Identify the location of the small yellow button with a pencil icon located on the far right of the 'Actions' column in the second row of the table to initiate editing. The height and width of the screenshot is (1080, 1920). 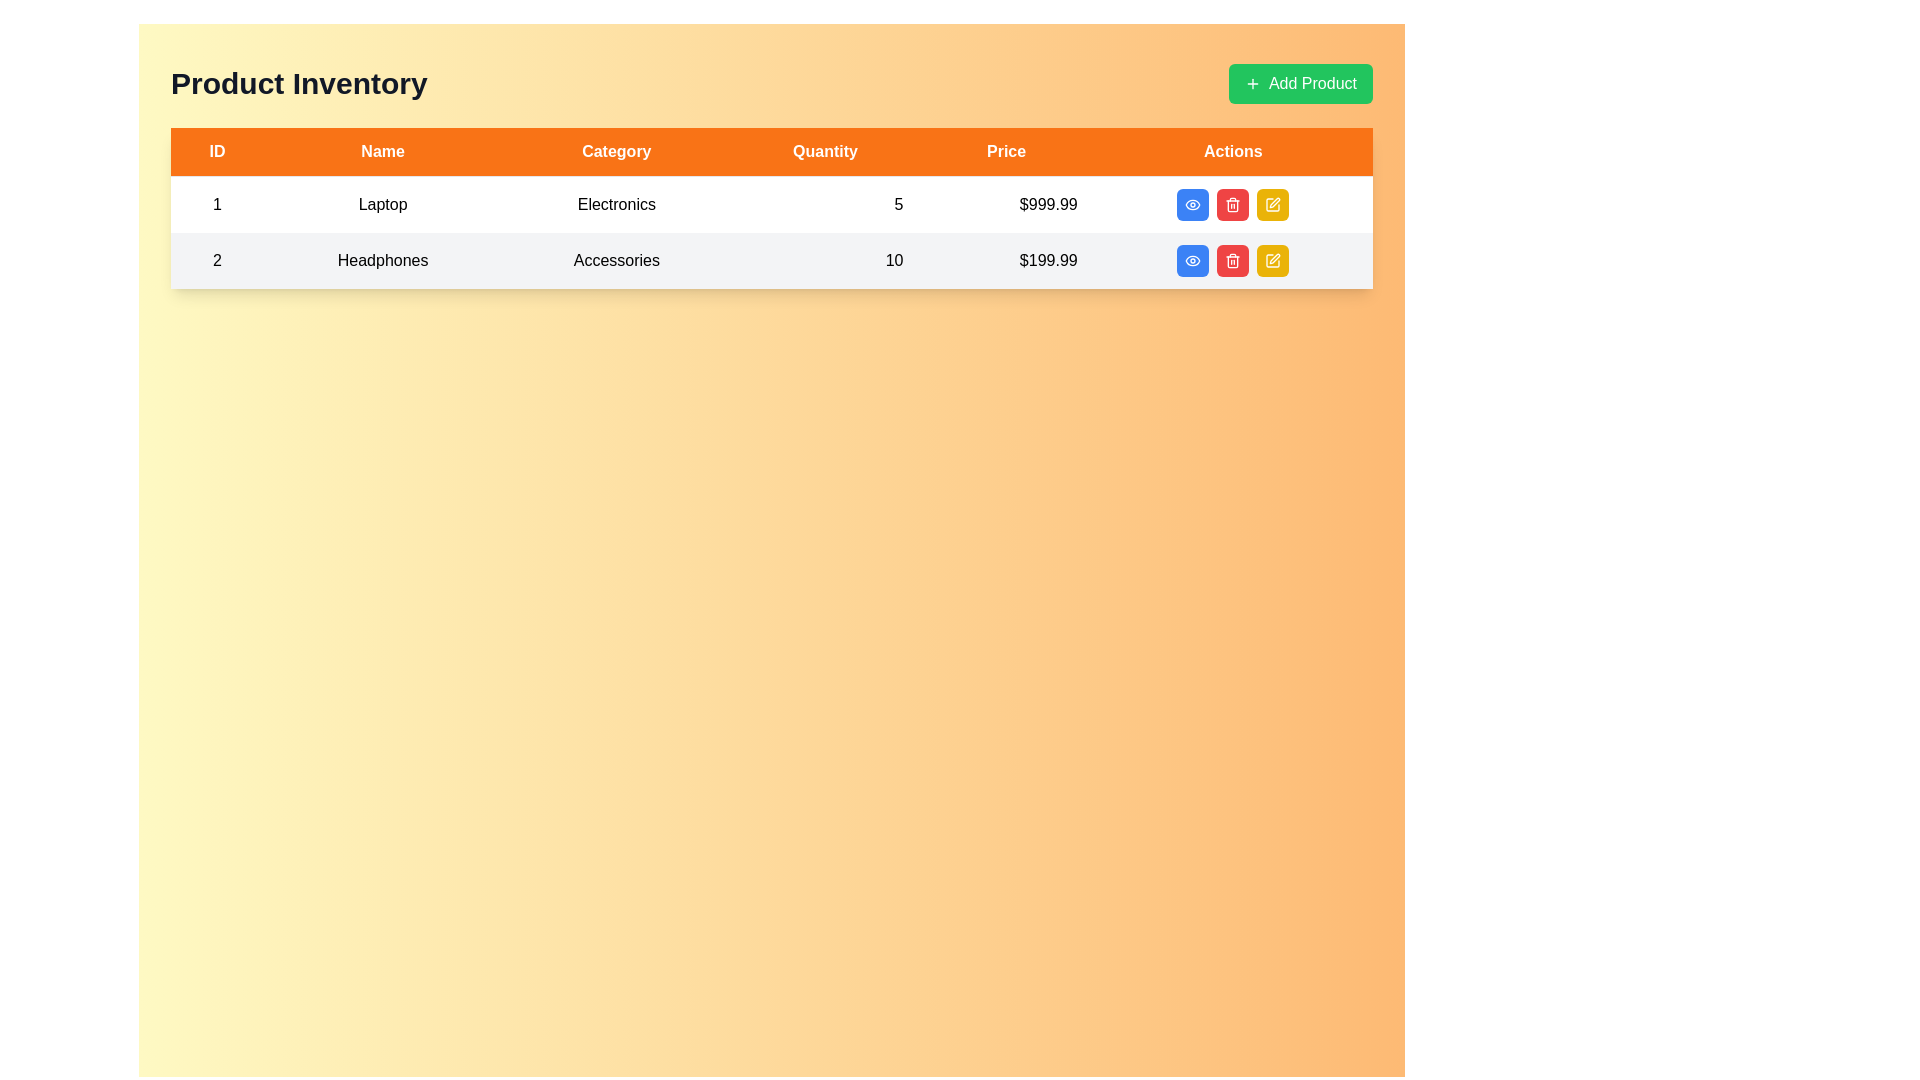
(1272, 204).